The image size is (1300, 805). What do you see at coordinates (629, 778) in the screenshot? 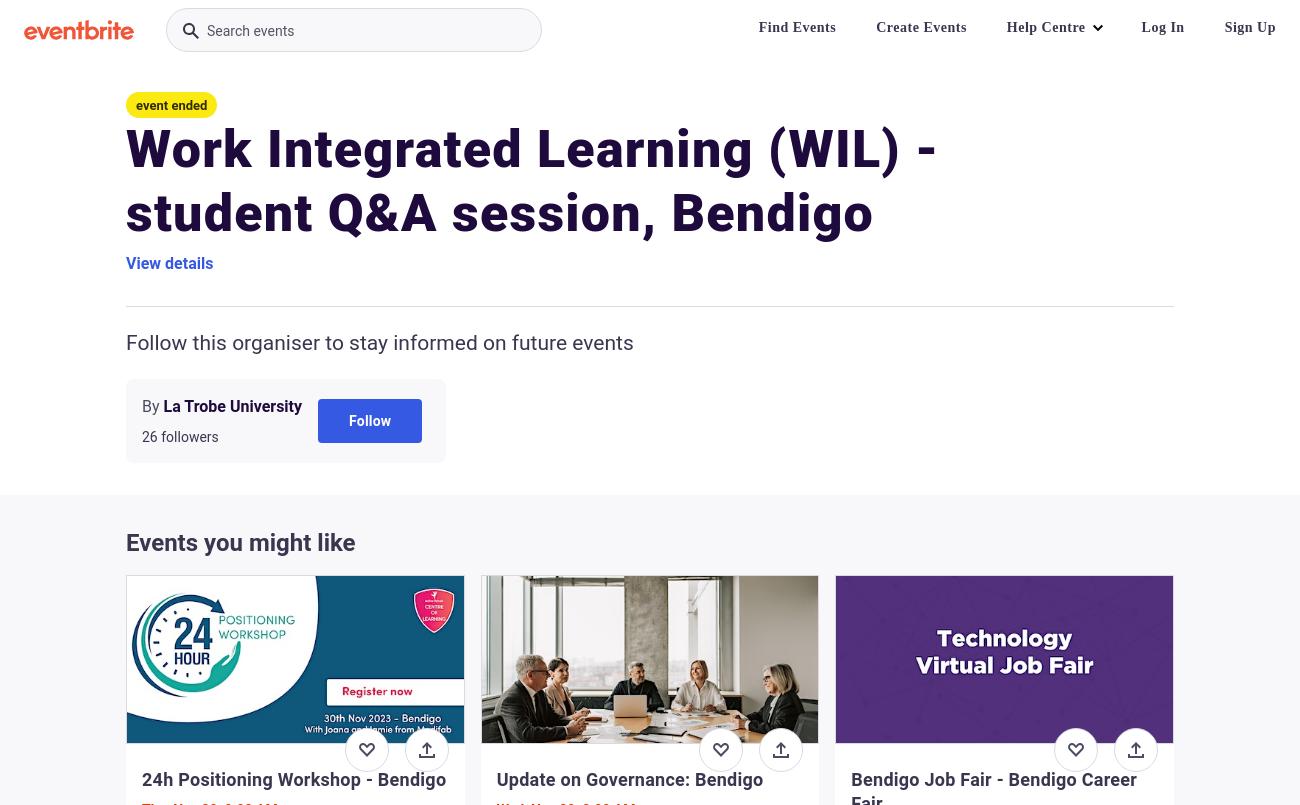
I see `'Update on Governance: Bendigo'` at bounding box center [629, 778].